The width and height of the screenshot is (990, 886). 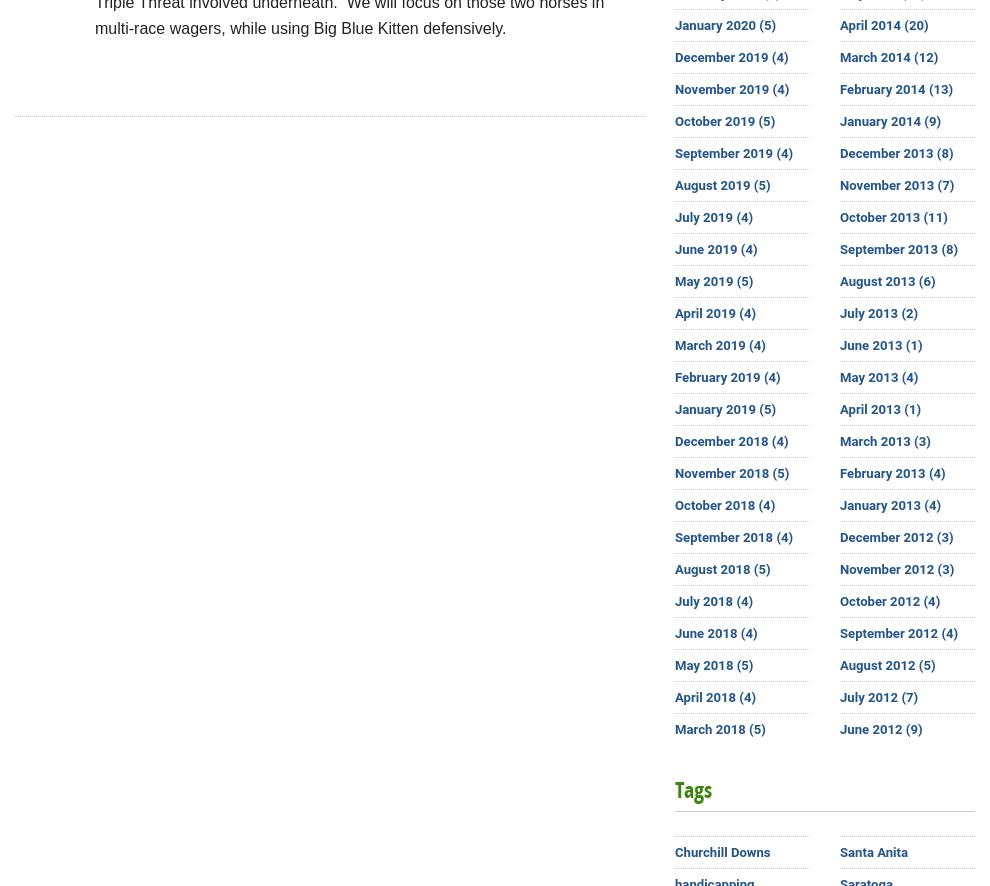 What do you see at coordinates (879, 312) in the screenshot?
I see `'July 2013 (2)'` at bounding box center [879, 312].